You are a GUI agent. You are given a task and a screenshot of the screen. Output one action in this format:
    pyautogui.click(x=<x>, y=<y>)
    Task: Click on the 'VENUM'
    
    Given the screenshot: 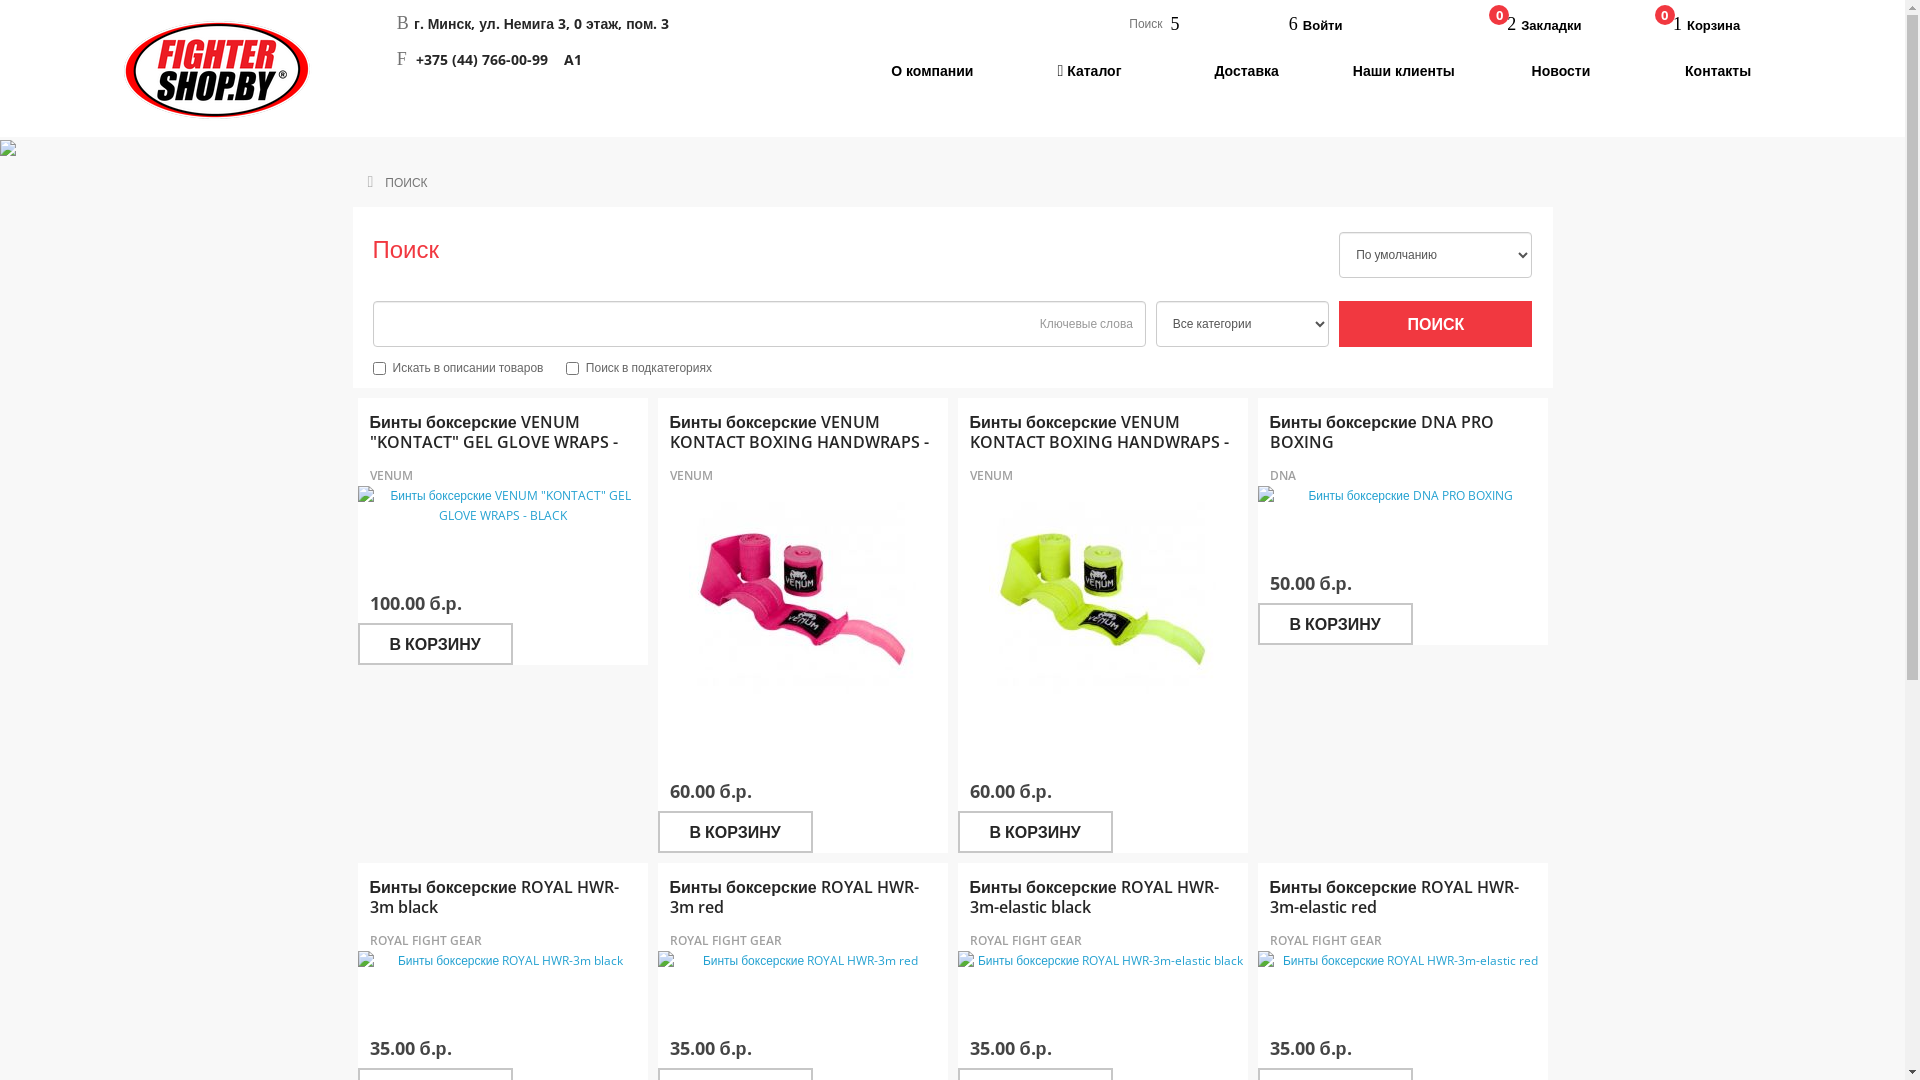 What is the action you would take?
    pyautogui.click(x=358, y=475)
    